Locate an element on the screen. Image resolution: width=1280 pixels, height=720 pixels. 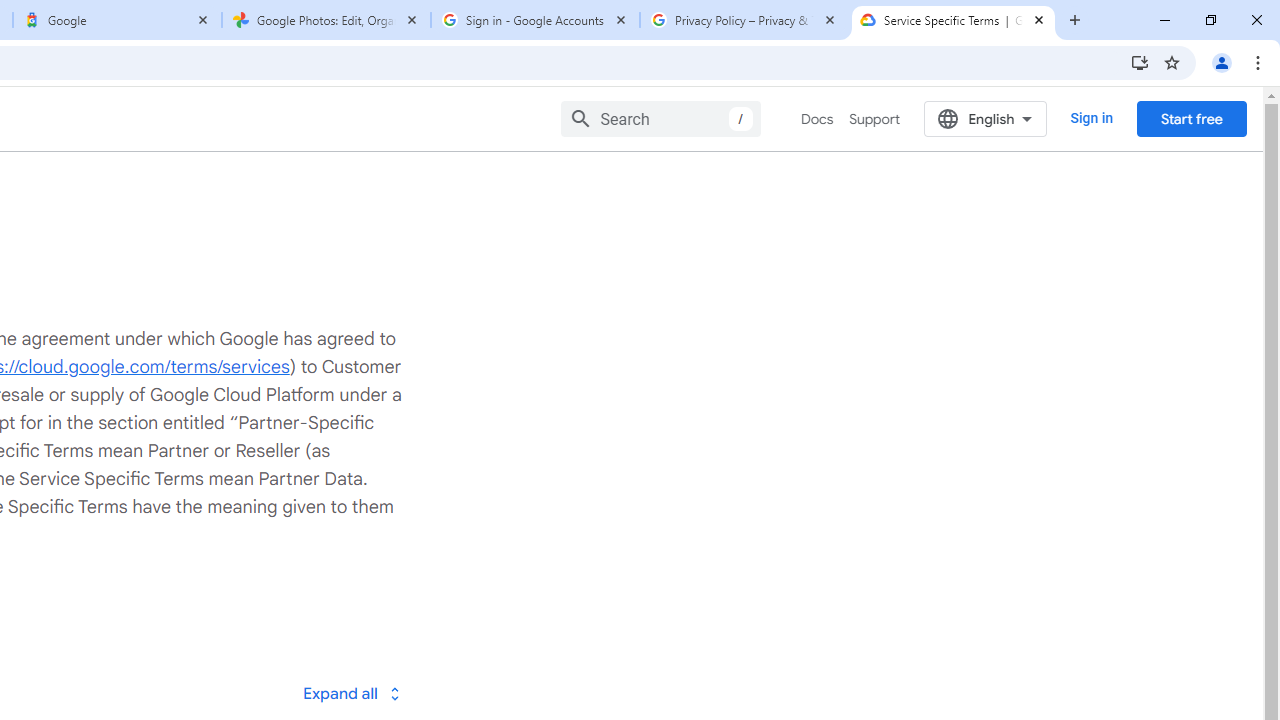
'Google' is located at coordinates (116, 20).